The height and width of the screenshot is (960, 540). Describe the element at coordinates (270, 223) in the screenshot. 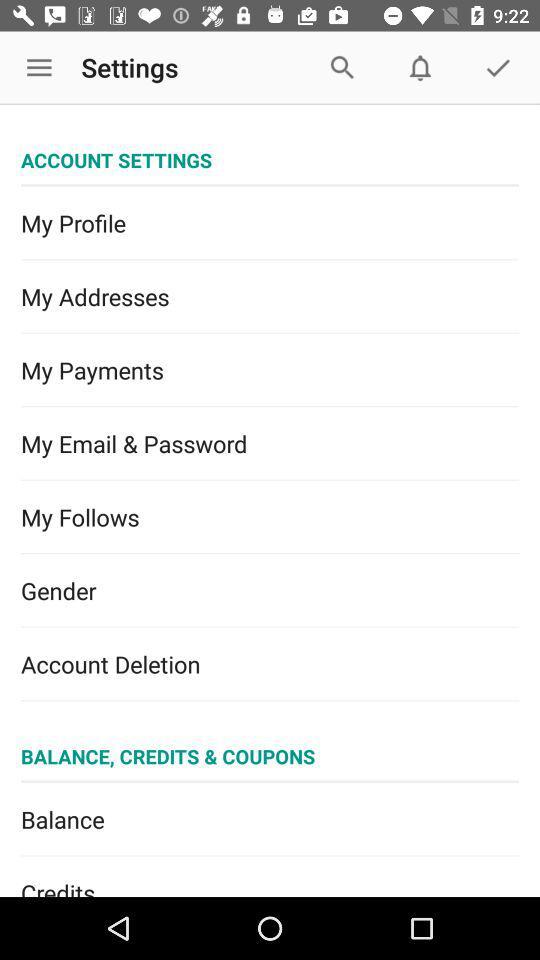

I see `the my profile item` at that location.